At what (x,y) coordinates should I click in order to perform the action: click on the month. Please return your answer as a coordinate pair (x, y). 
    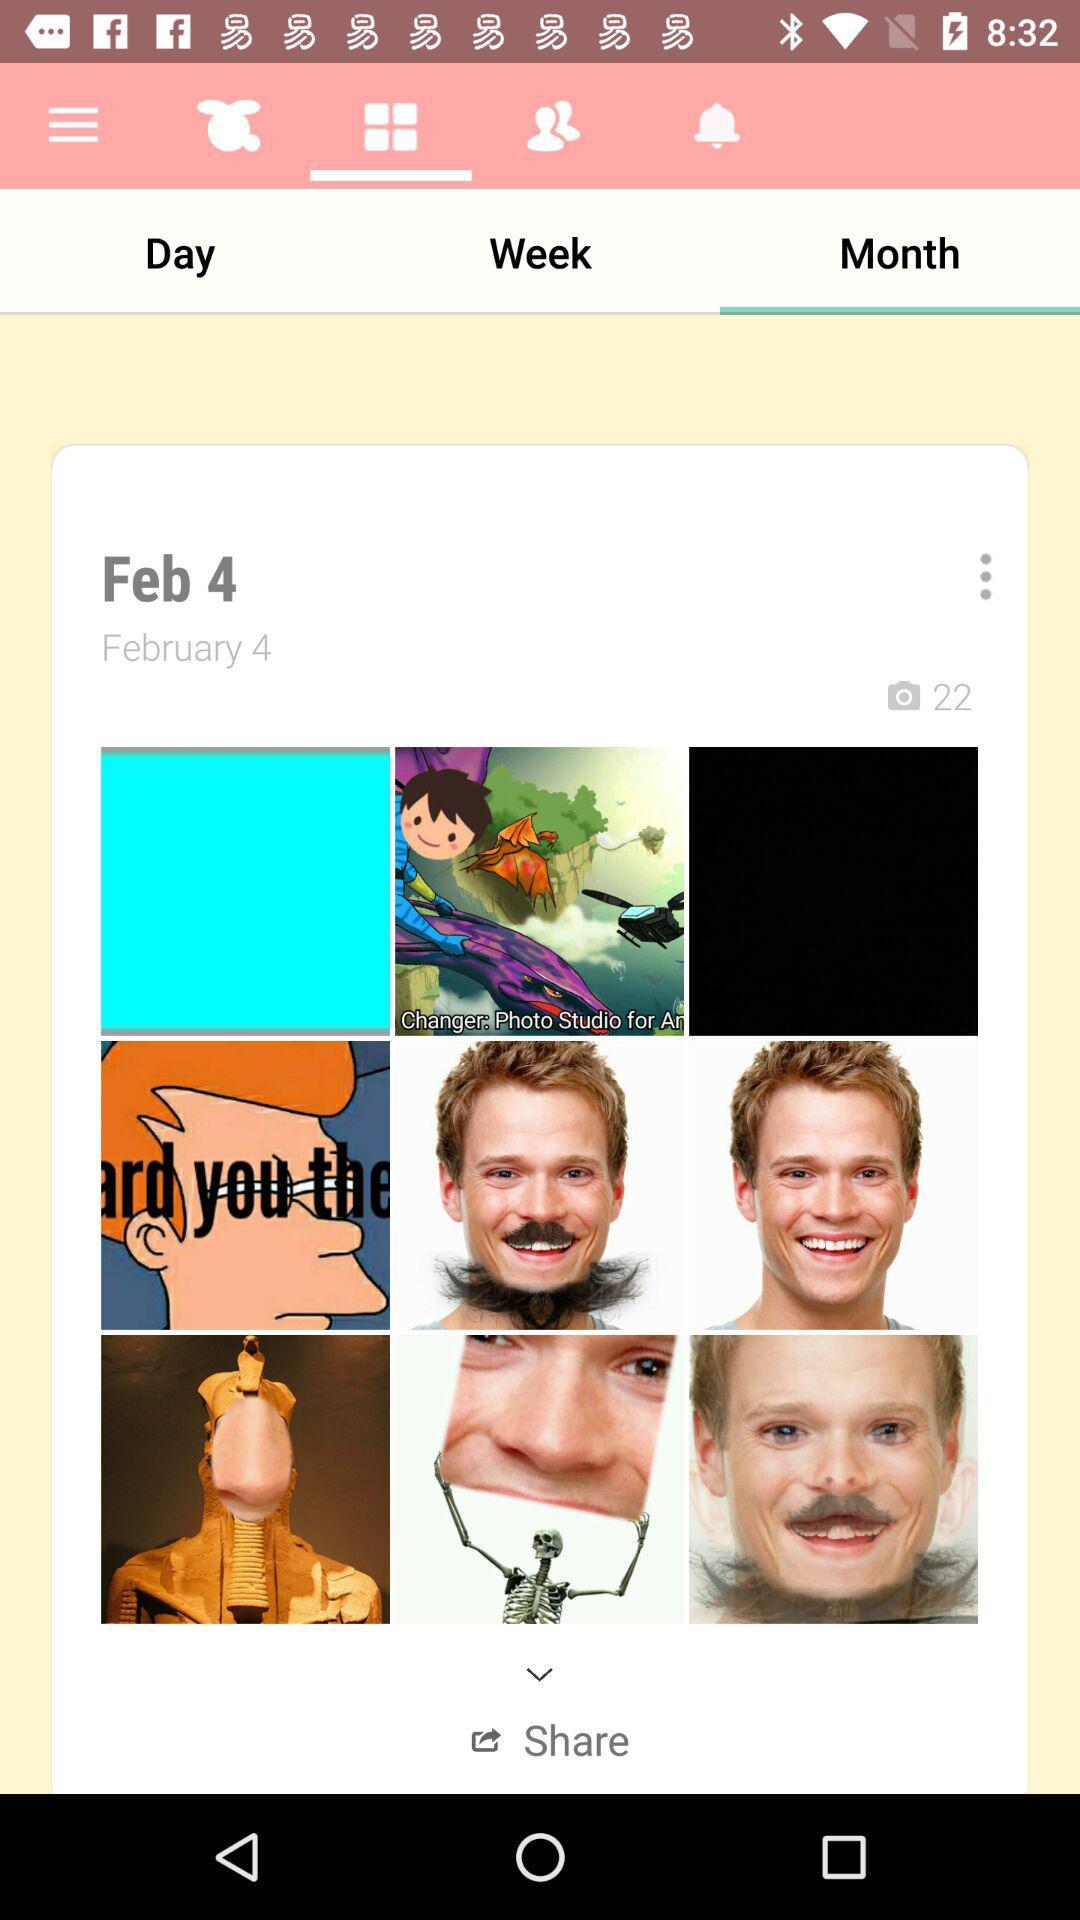
    Looking at the image, I should click on (898, 251).